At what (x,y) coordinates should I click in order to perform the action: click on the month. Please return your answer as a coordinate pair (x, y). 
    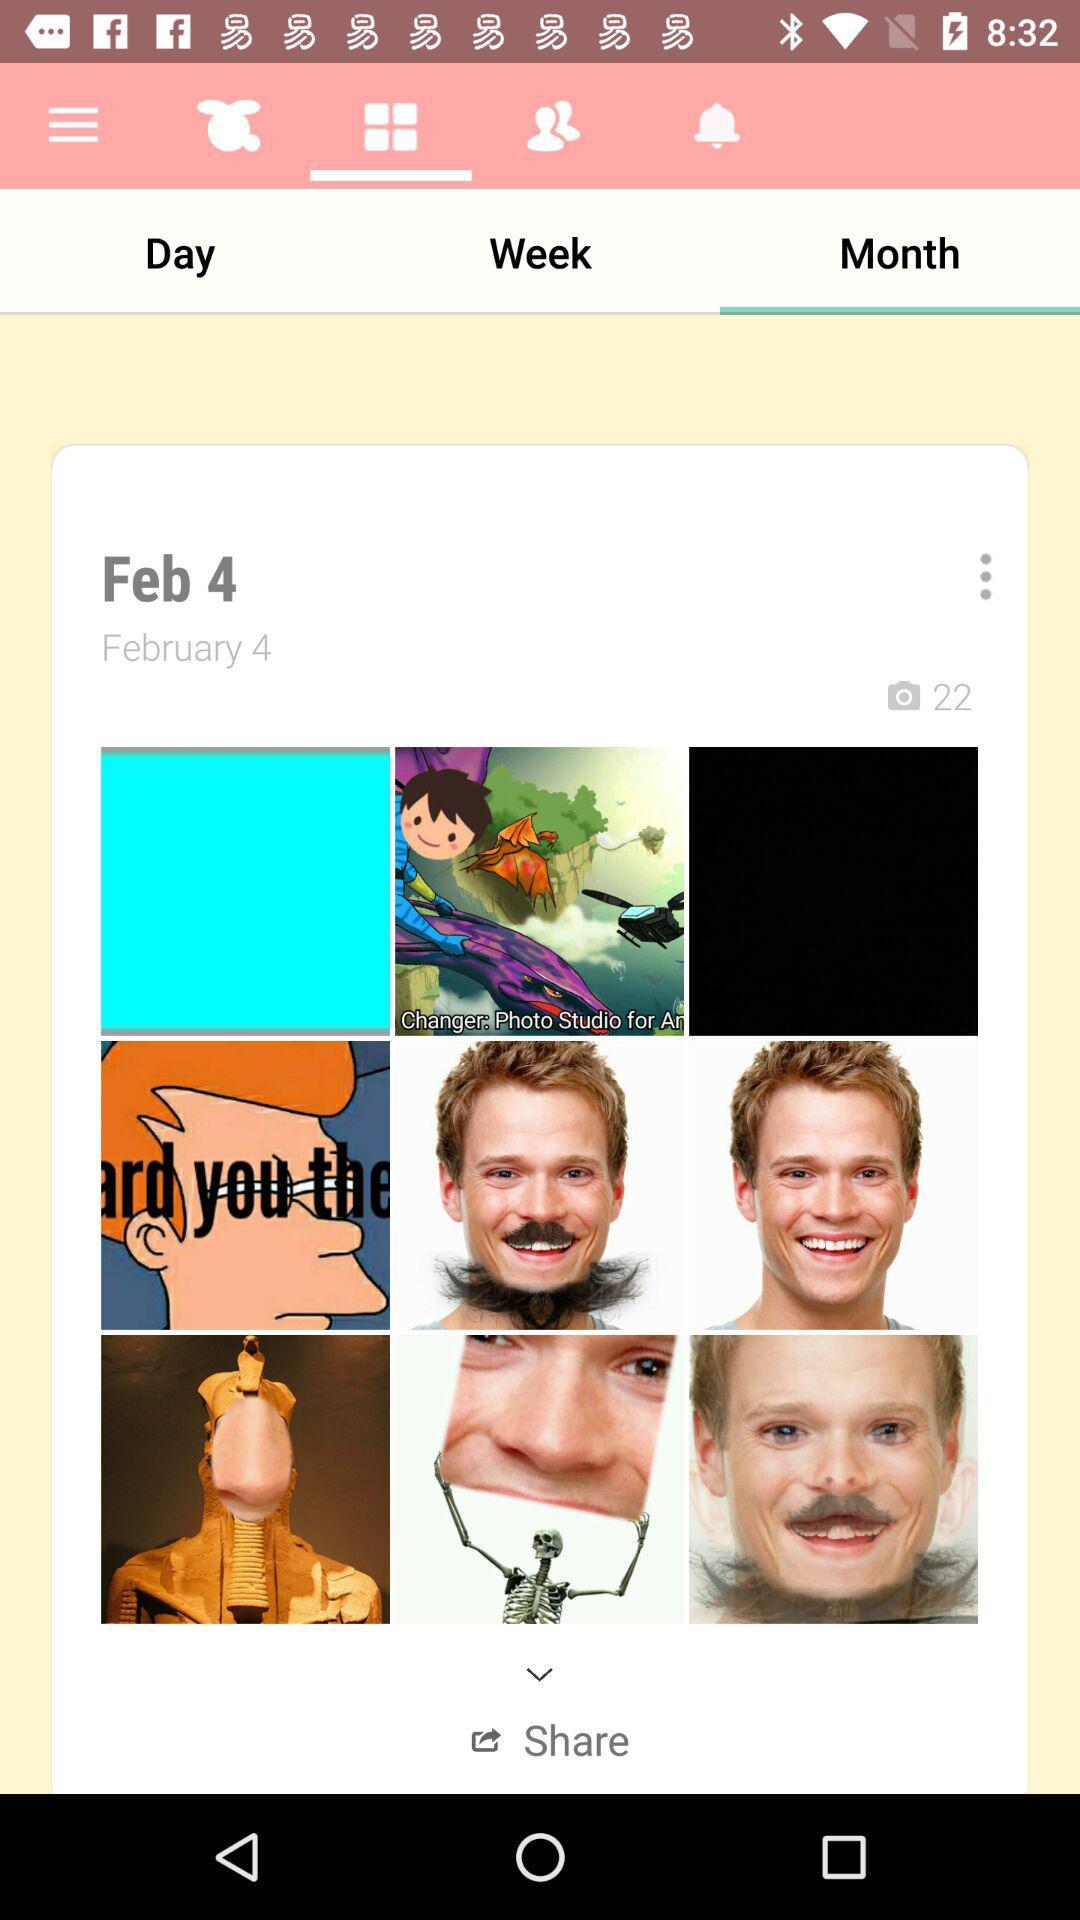
    Looking at the image, I should click on (898, 251).